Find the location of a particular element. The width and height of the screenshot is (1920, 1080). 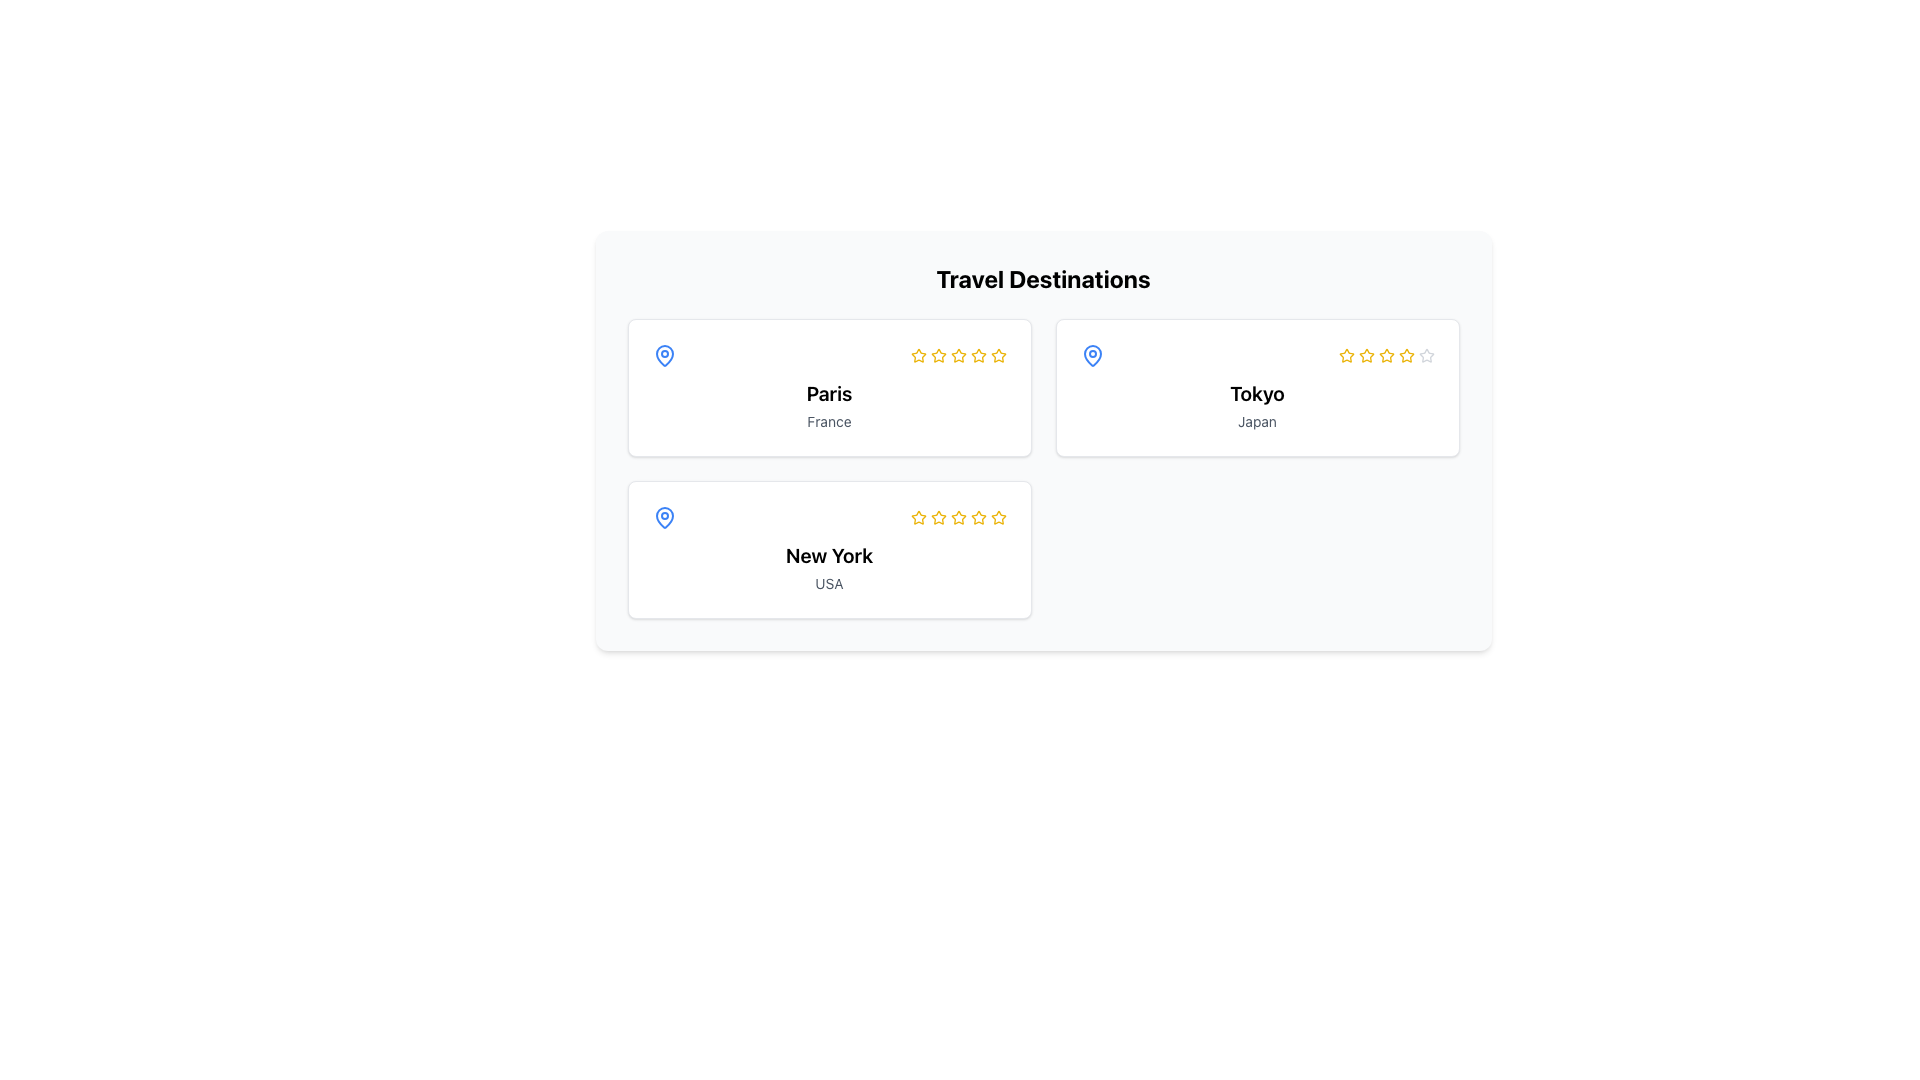

the third star icon in the rating system for 'New York' within the Travel Destinations section is located at coordinates (978, 516).